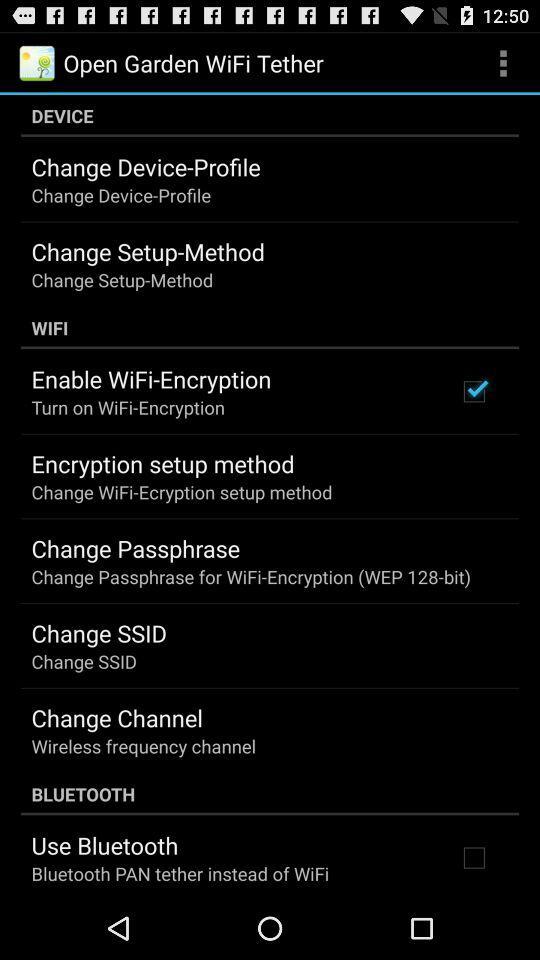 The image size is (540, 960). I want to click on app next to the open garden wifi app, so click(502, 62).